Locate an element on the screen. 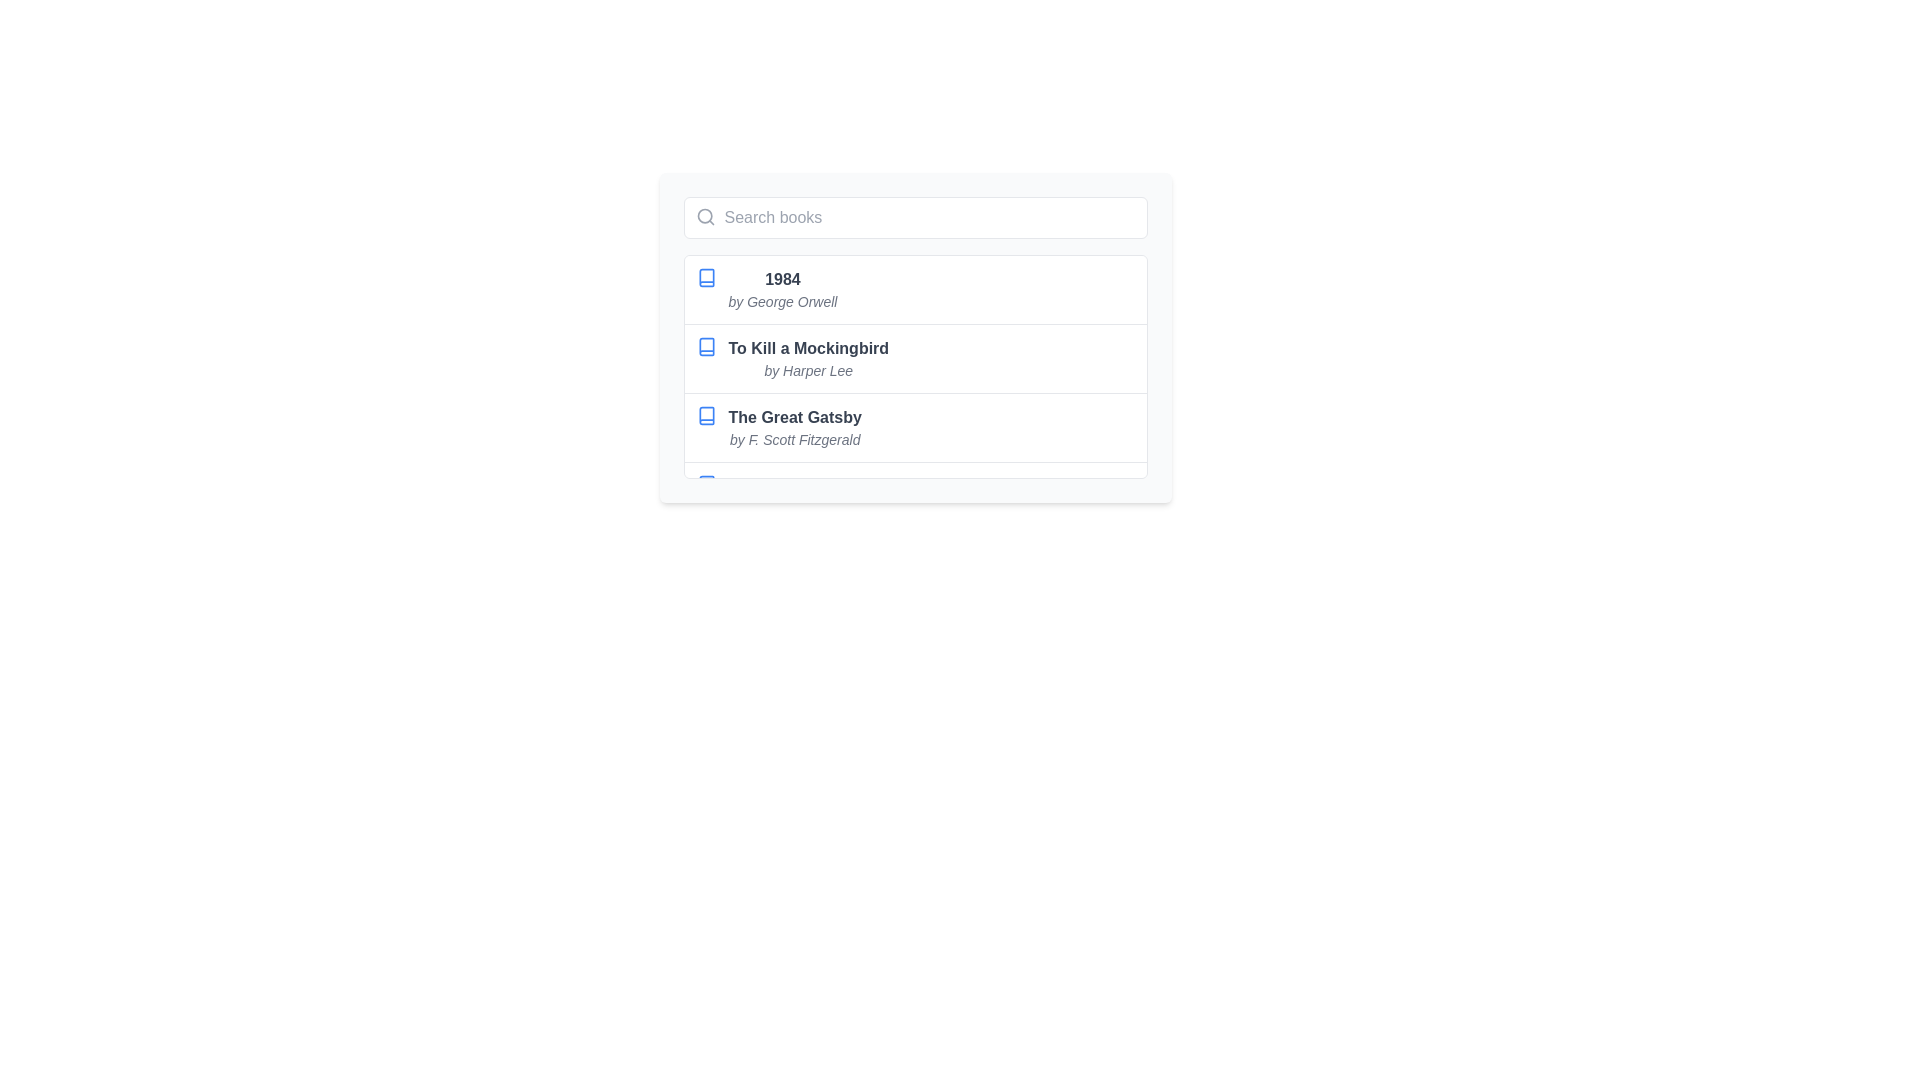 This screenshot has height=1080, width=1920. the decorative SVG icon of a book, which is an outlined rectangle with a line through its top, located in the second row before the text 'To Kill a Mockingbird' by 'Harper Lee' is located at coordinates (706, 346).